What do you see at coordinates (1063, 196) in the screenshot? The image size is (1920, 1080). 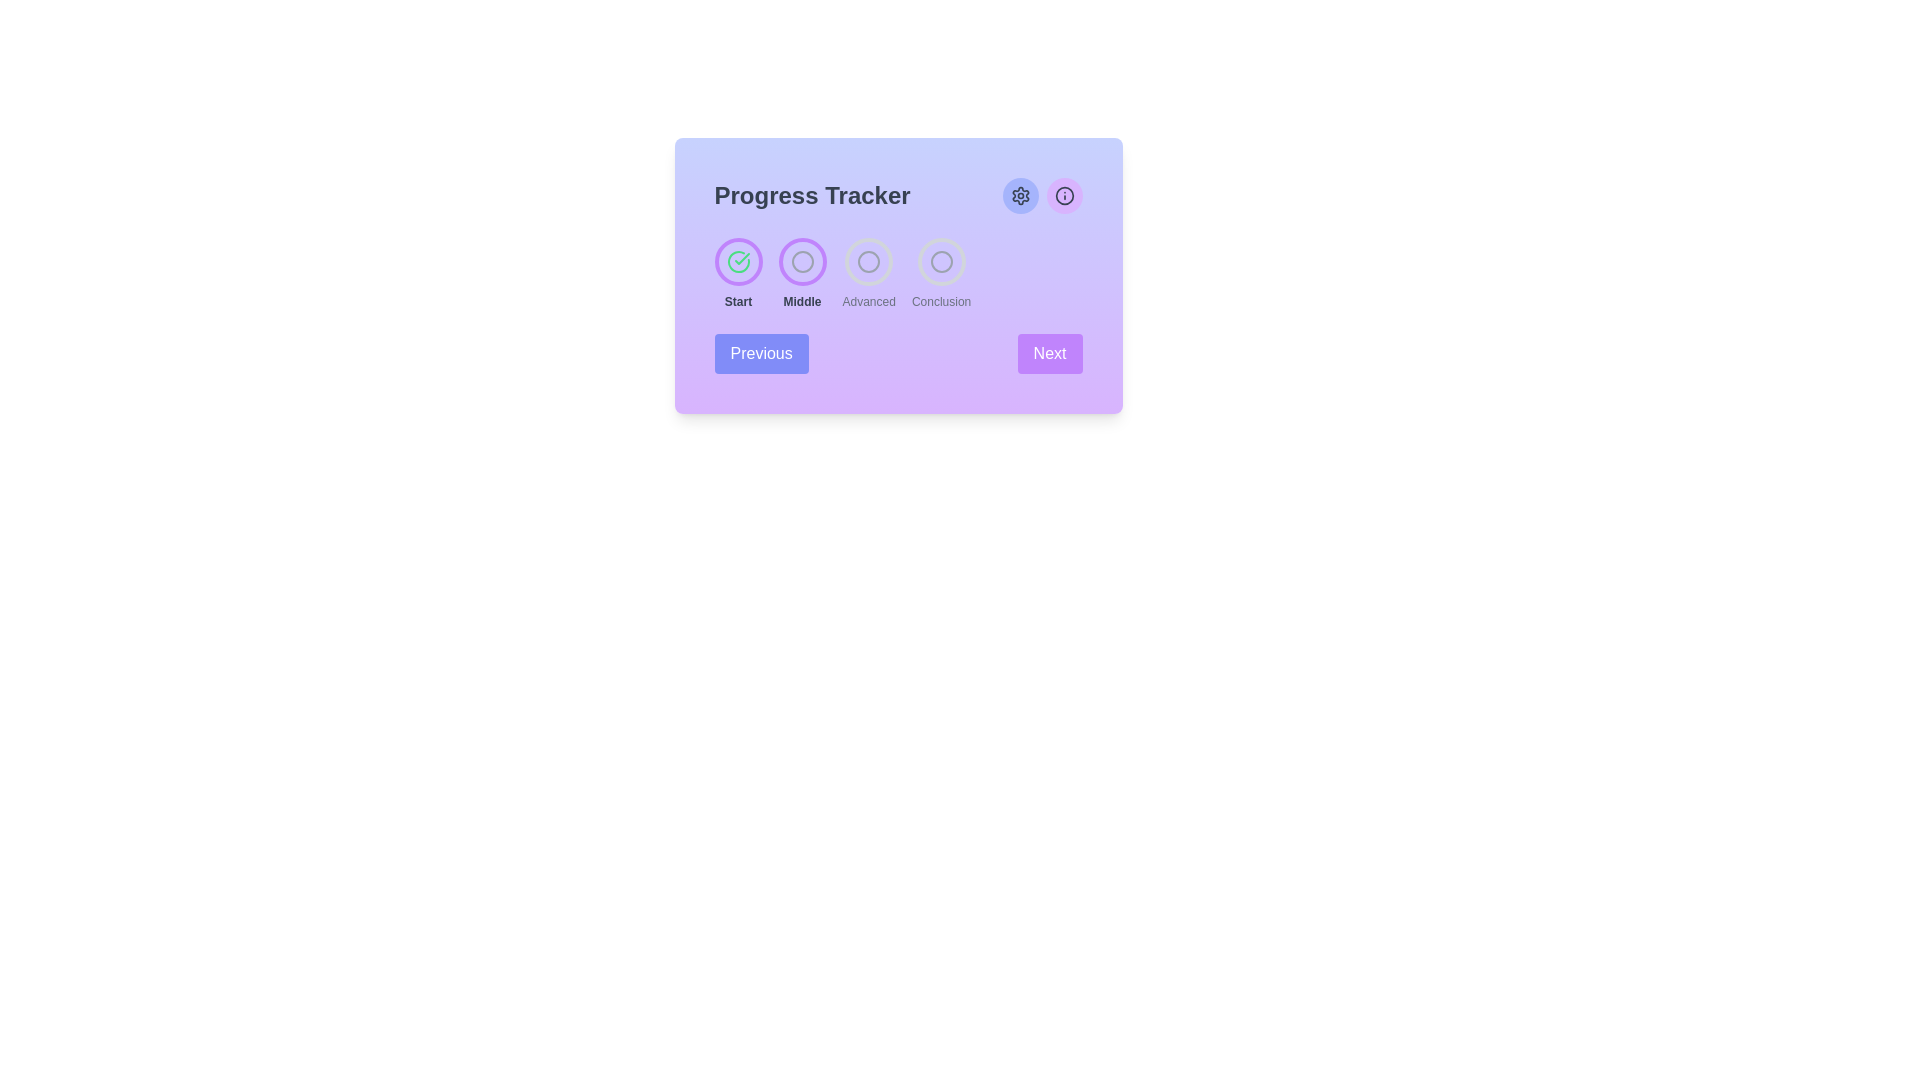 I see `the circular info icon outlined in dark purple located in the top-right corner of the 'Progress Tracker' card` at bounding box center [1063, 196].